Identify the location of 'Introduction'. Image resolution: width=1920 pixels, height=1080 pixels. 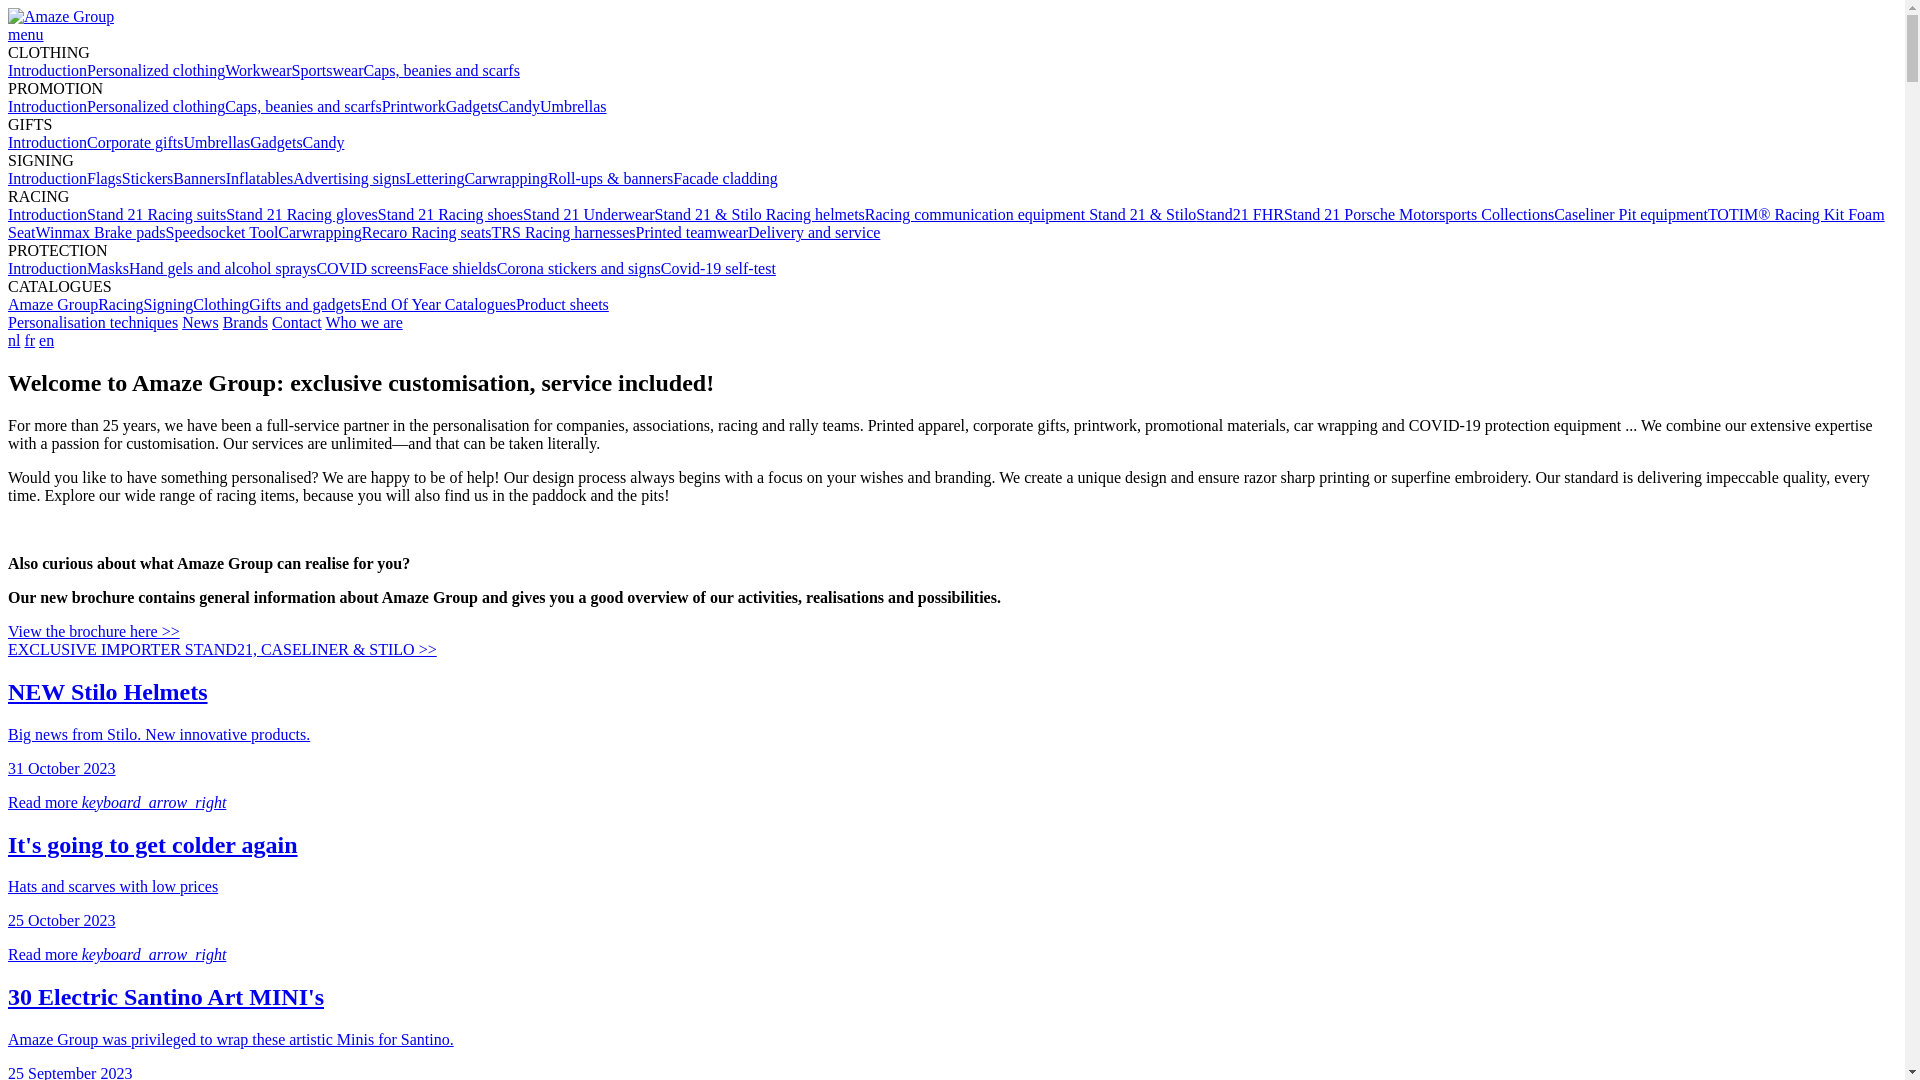
(47, 106).